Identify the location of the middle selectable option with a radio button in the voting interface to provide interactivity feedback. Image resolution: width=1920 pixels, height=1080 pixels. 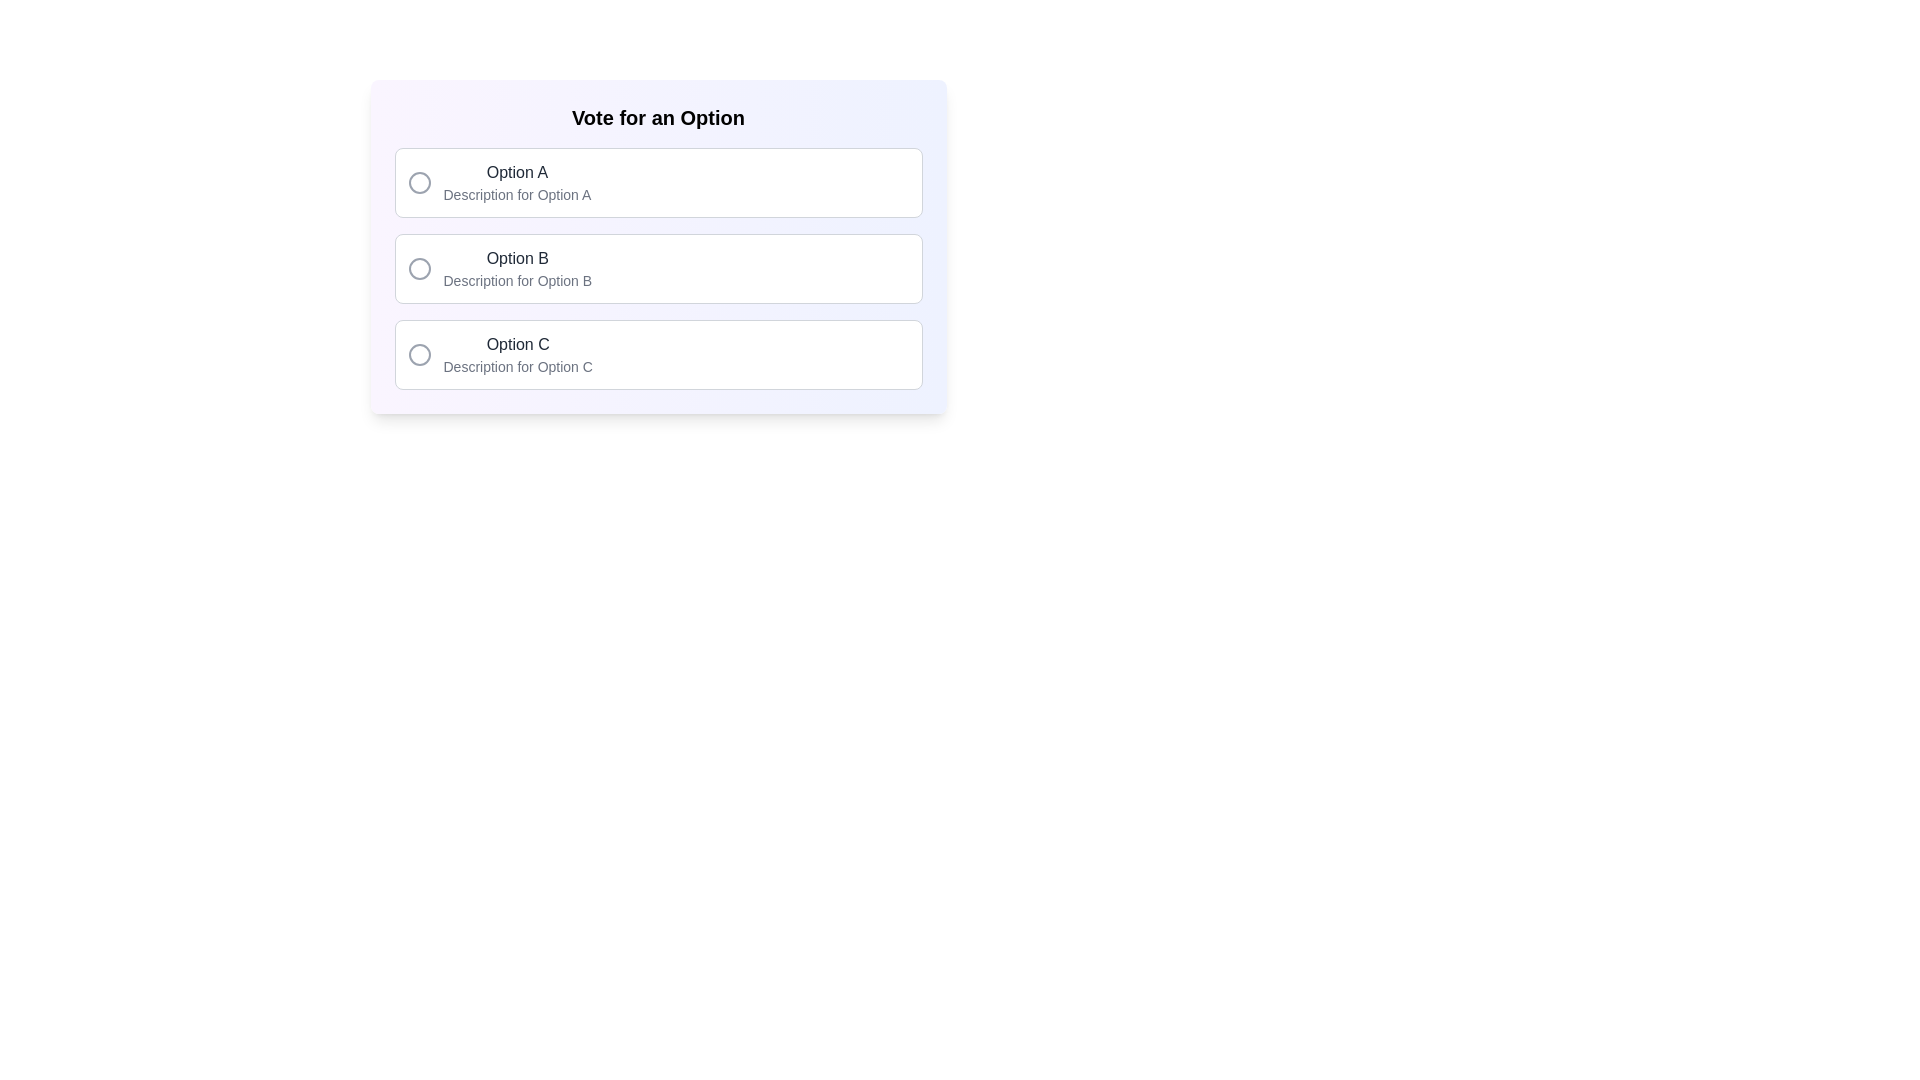
(658, 268).